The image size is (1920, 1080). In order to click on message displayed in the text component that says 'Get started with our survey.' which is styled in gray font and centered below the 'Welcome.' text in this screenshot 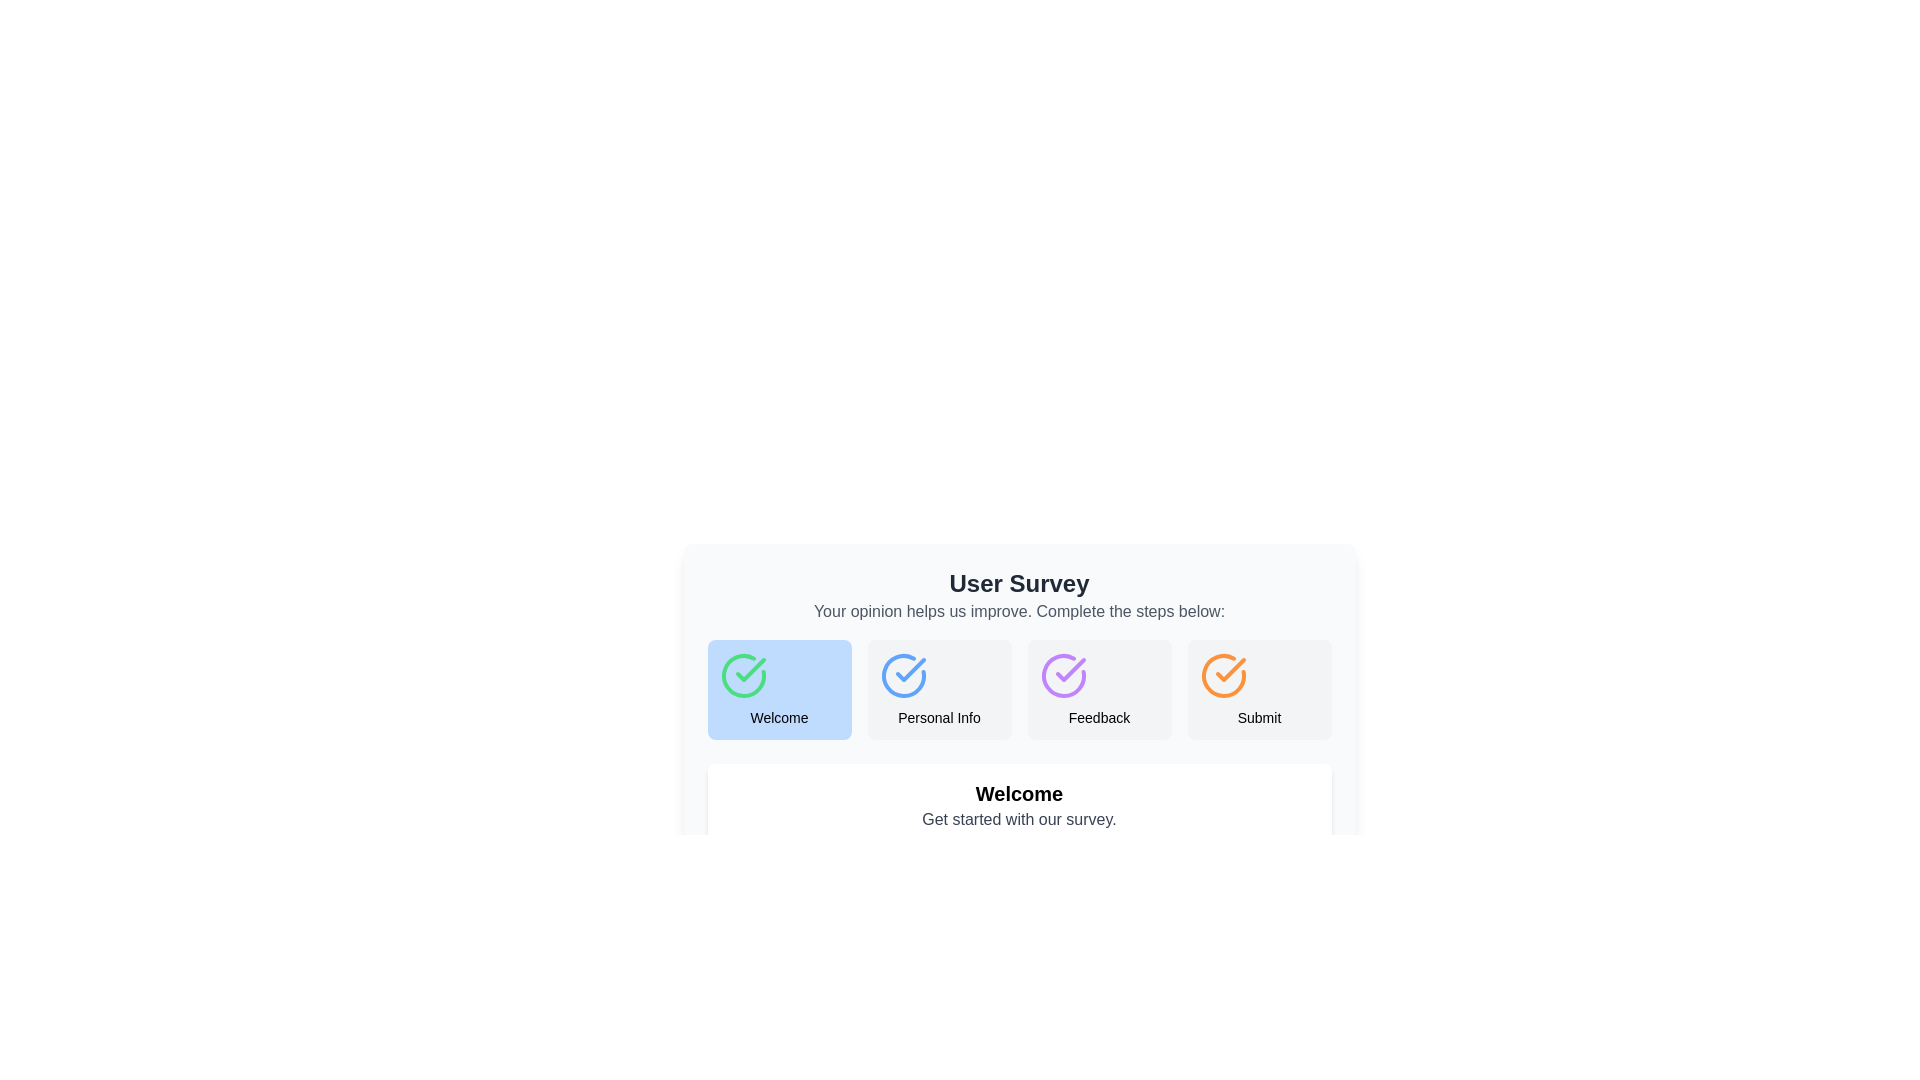, I will do `click(1019, 820)`.